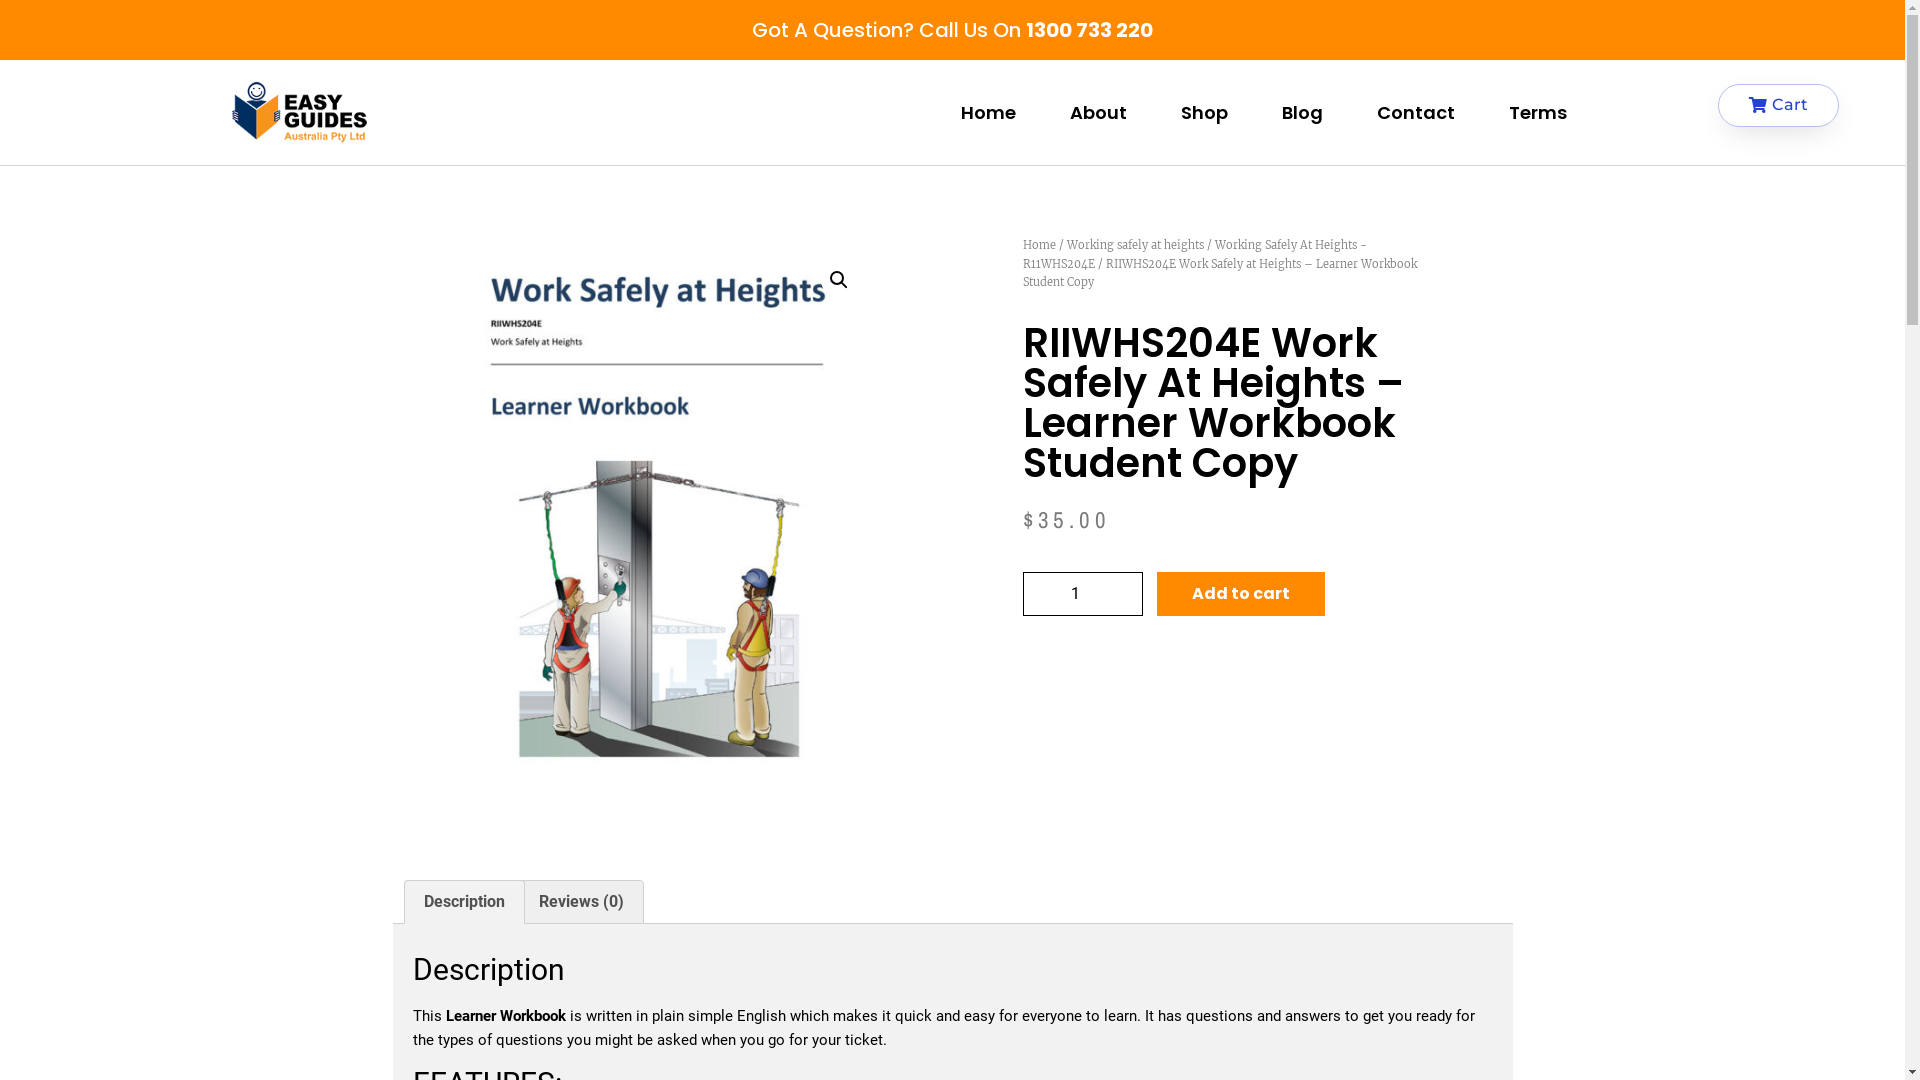 The image size is (1920, 1080). Describe the element at coordinates (1022, 253) in the screenshot. I see `'Working Safely At Heights - R11WHS204E'` at that location.